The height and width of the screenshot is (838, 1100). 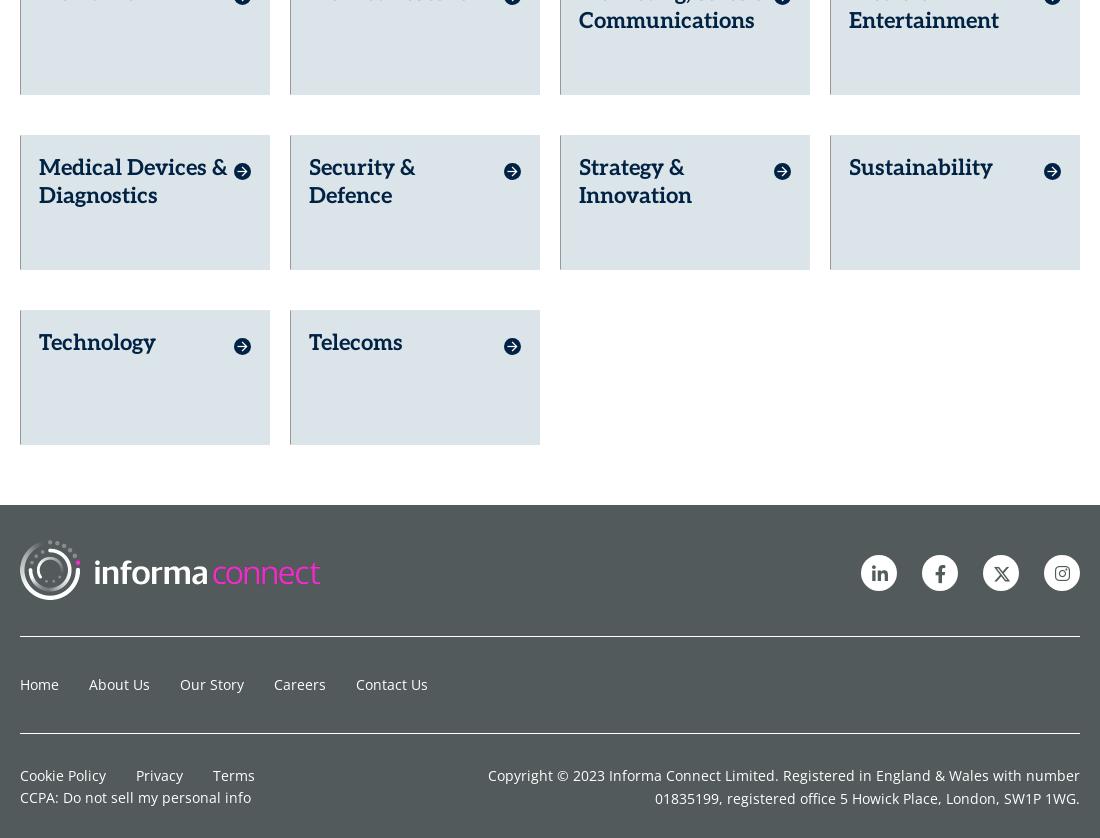 I want to click on 'Home', so click(x=38, y=453).